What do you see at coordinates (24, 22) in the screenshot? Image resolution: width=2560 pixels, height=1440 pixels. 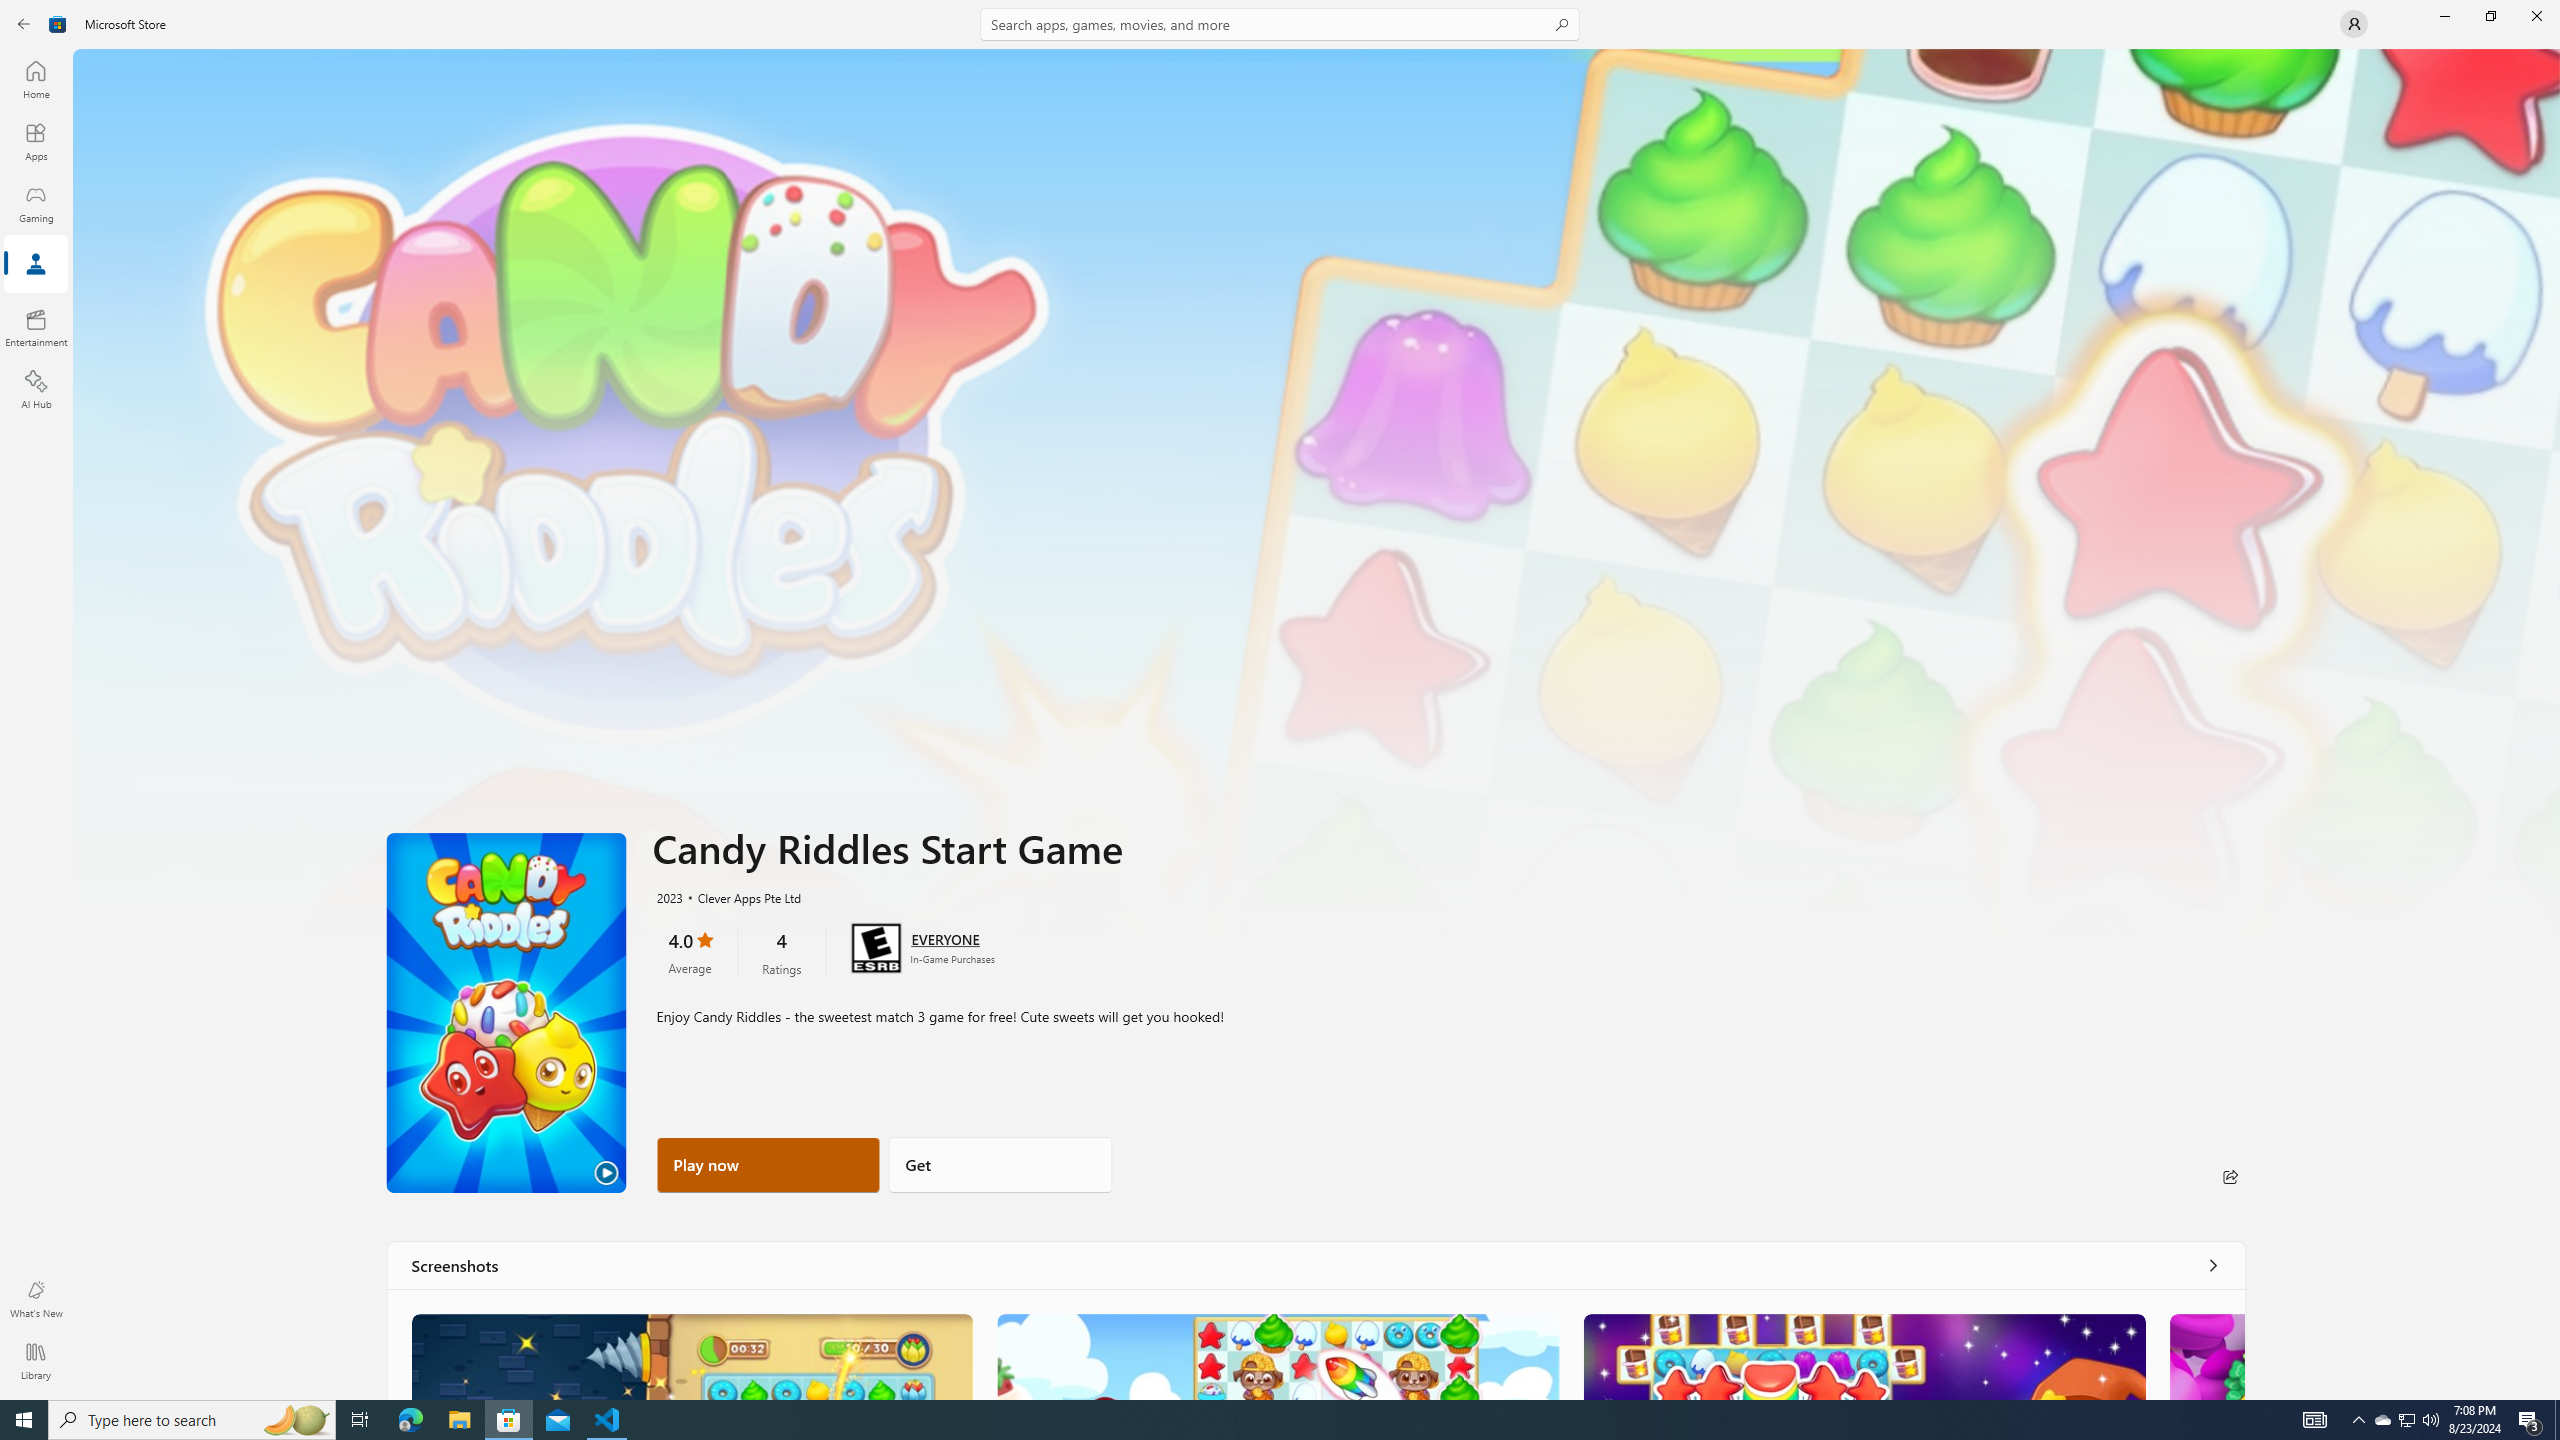 I see `'Back'` at bounding box center [24, 22].